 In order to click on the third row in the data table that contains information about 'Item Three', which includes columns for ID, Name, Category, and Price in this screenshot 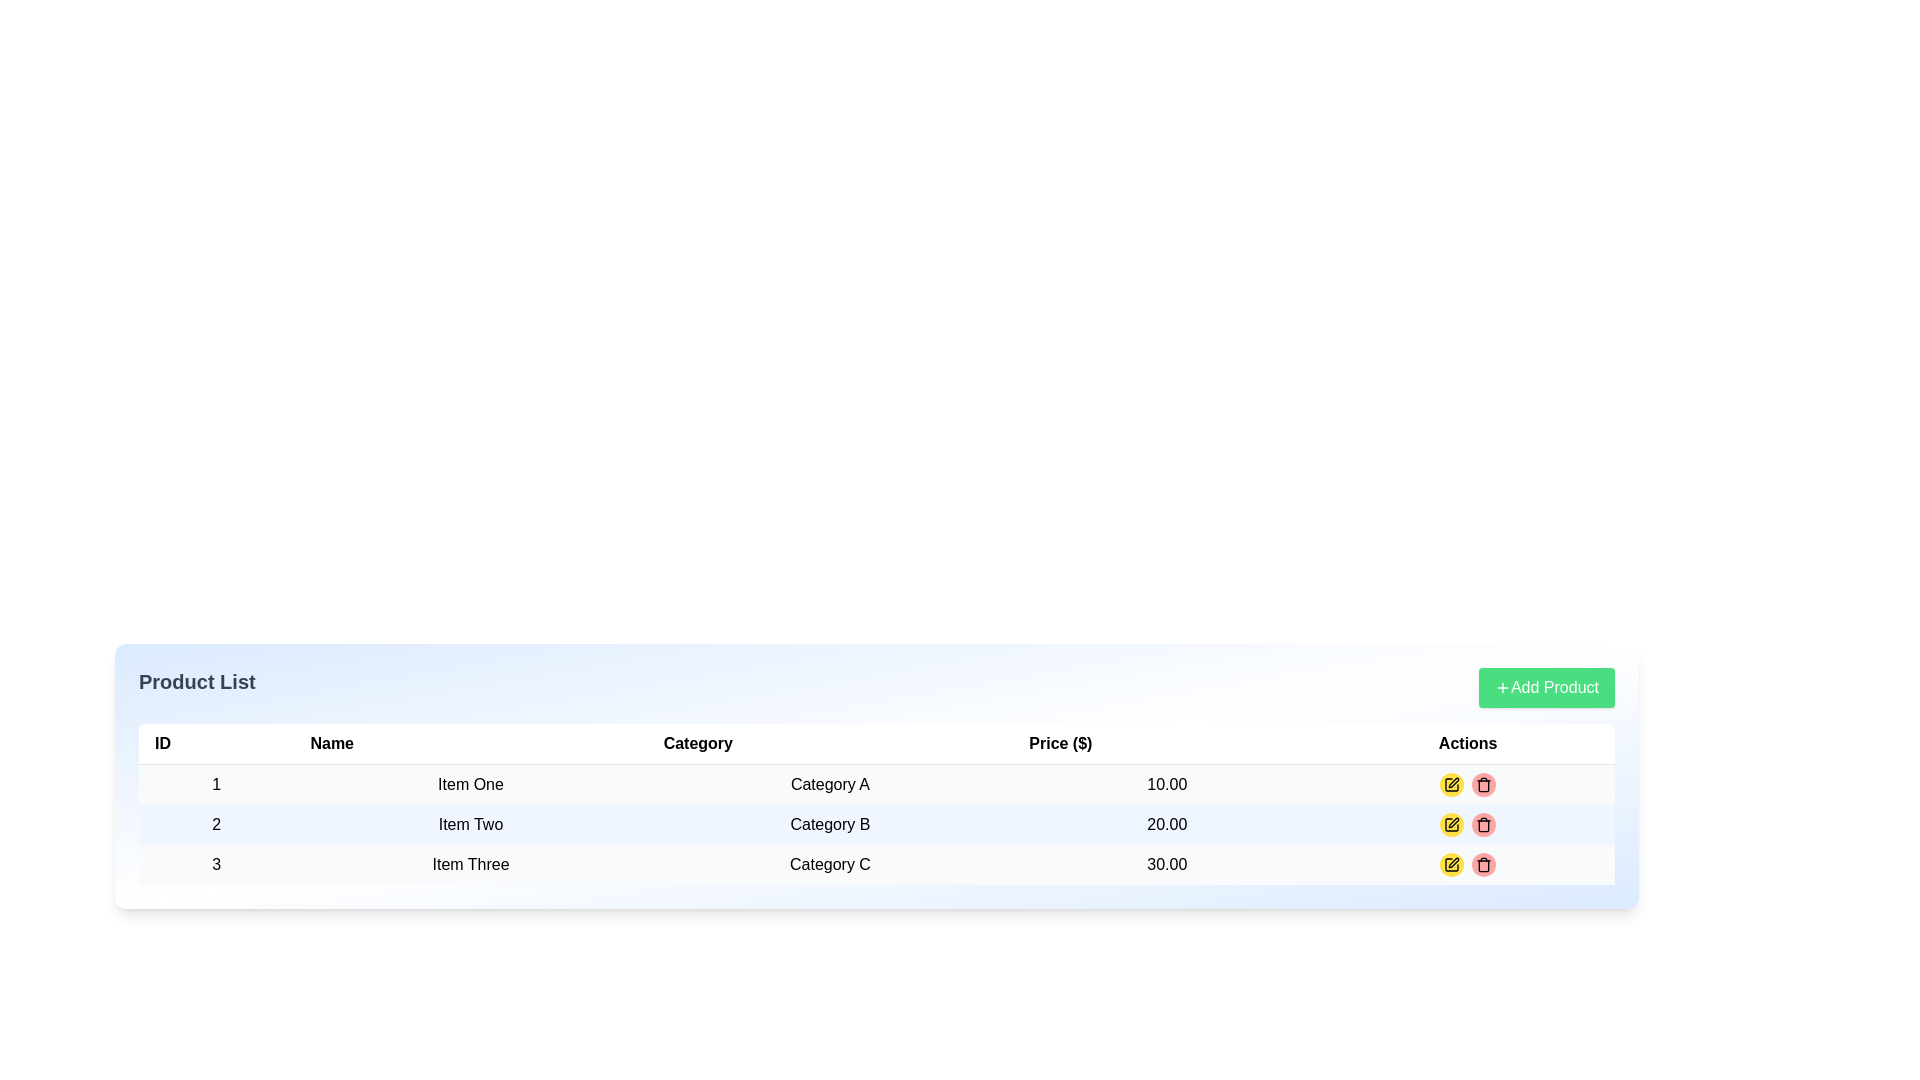, I will do `click(877, 863)`.